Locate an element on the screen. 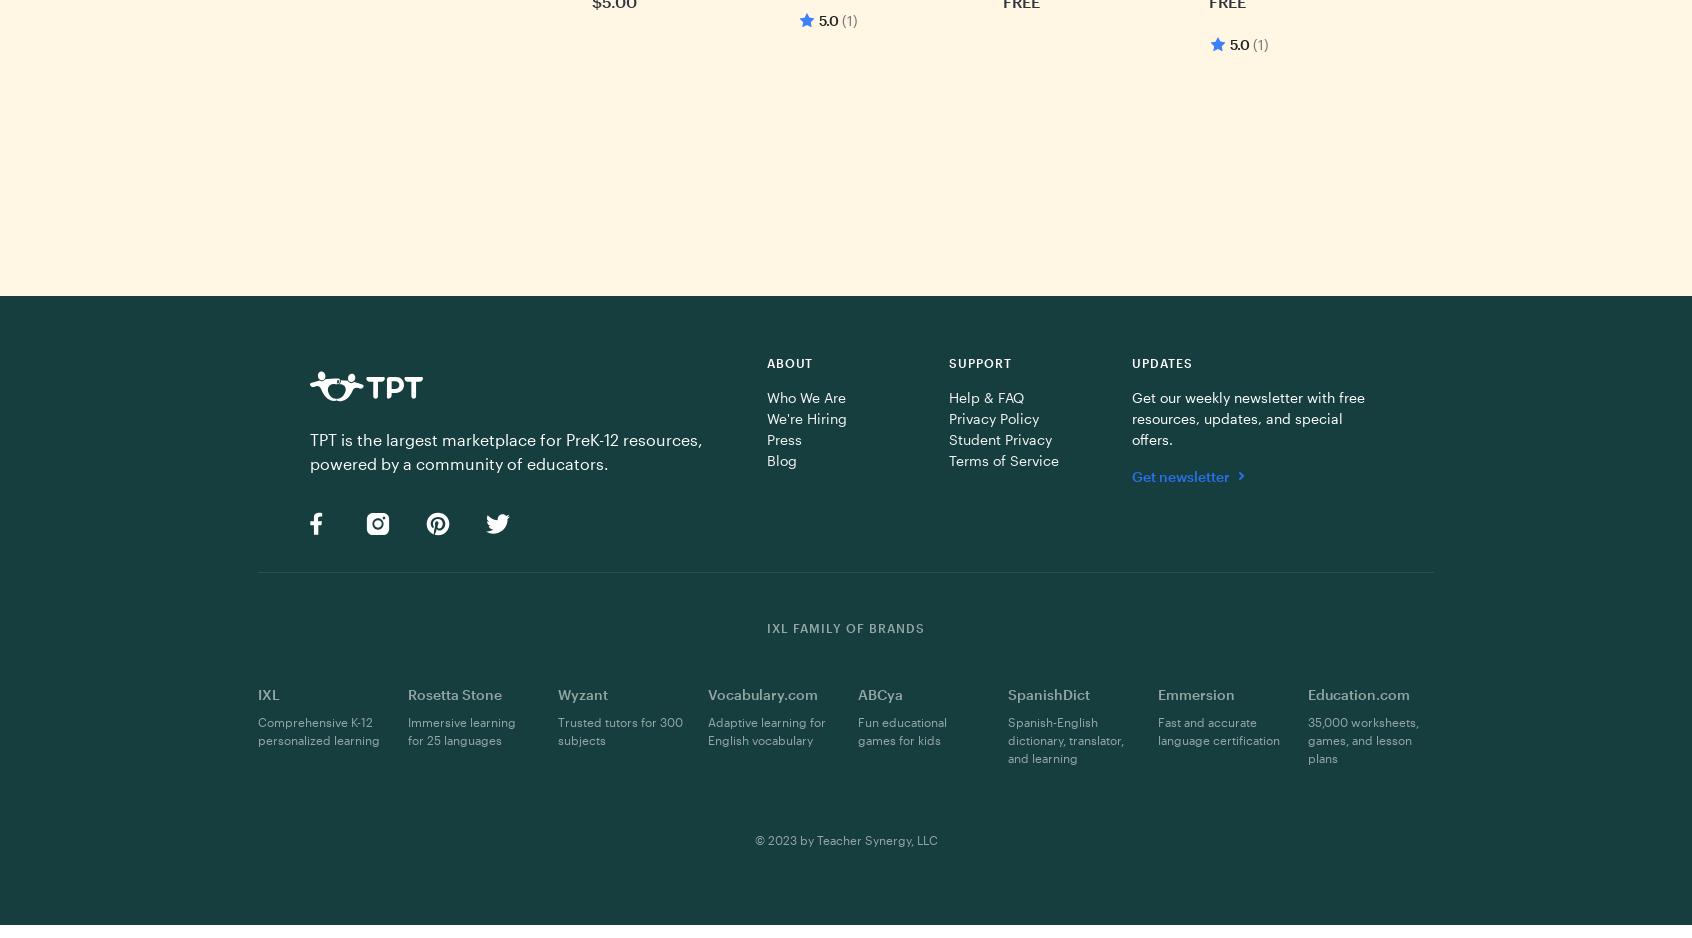  'We're Hiring' is located at coordinates (806, 417).